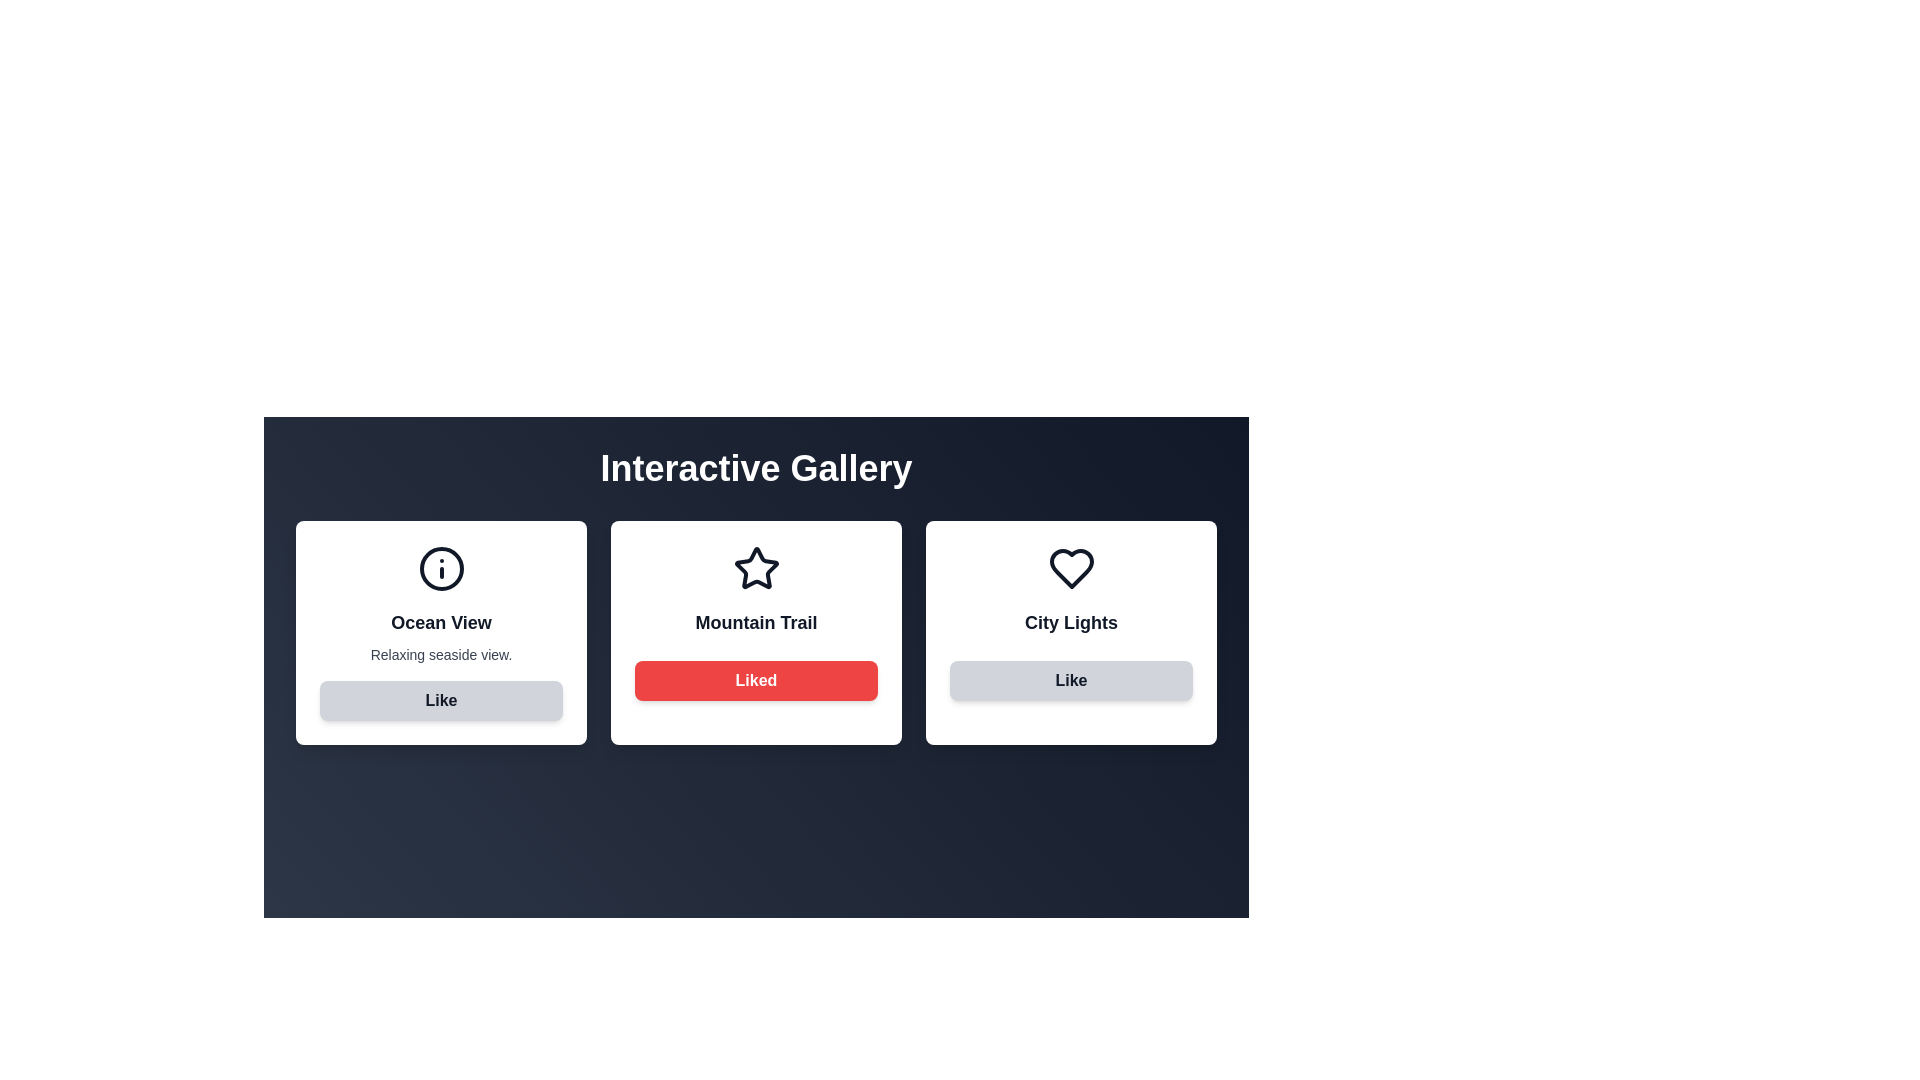 This screenshot has height=1080, width=1920. What do you see at coordinates (440, 569) in the screenshot?
I see `the informative marker icon located at the top of the 'Ocean View' card, which is centered in the leftmost column of a three-column layout` at bounding box center [440, 569].